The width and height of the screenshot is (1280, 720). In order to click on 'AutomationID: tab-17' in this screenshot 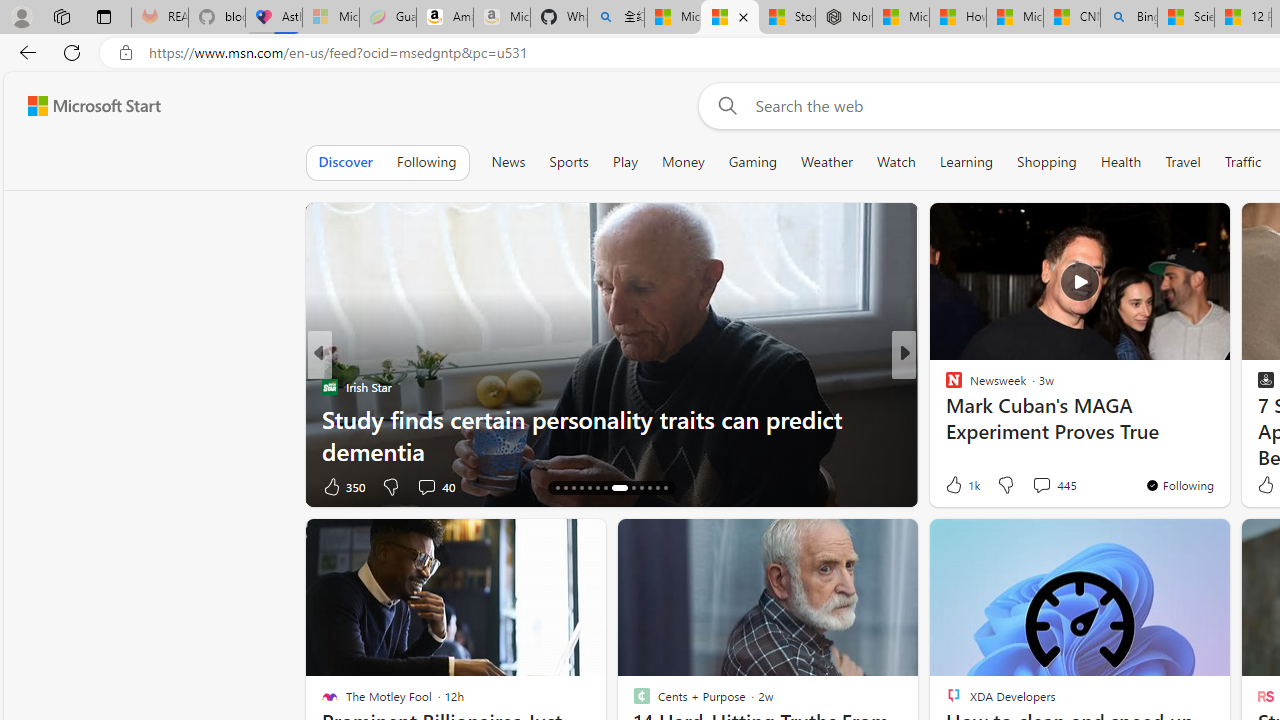, I will do `click(580, 488)`.